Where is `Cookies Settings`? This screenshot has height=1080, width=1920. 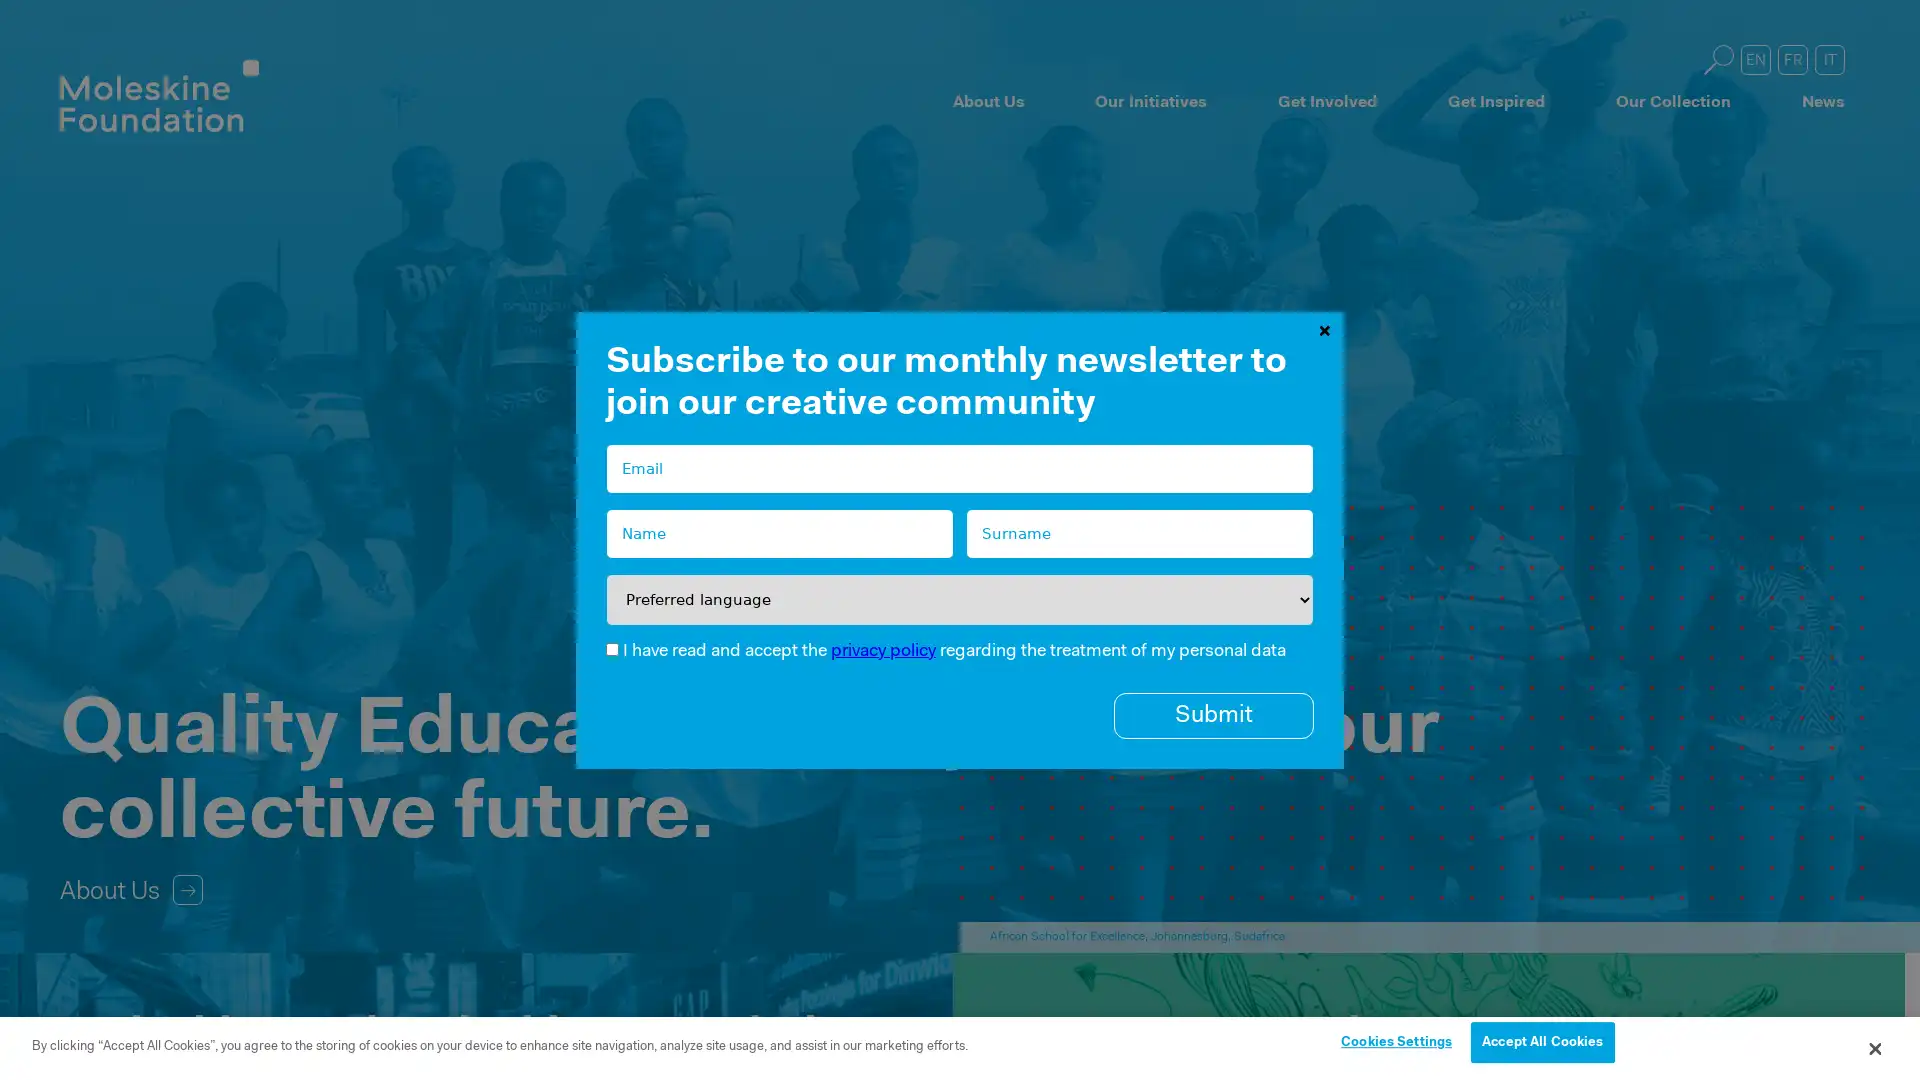
Cookies Settings is located at coordinates (1390, 1040).